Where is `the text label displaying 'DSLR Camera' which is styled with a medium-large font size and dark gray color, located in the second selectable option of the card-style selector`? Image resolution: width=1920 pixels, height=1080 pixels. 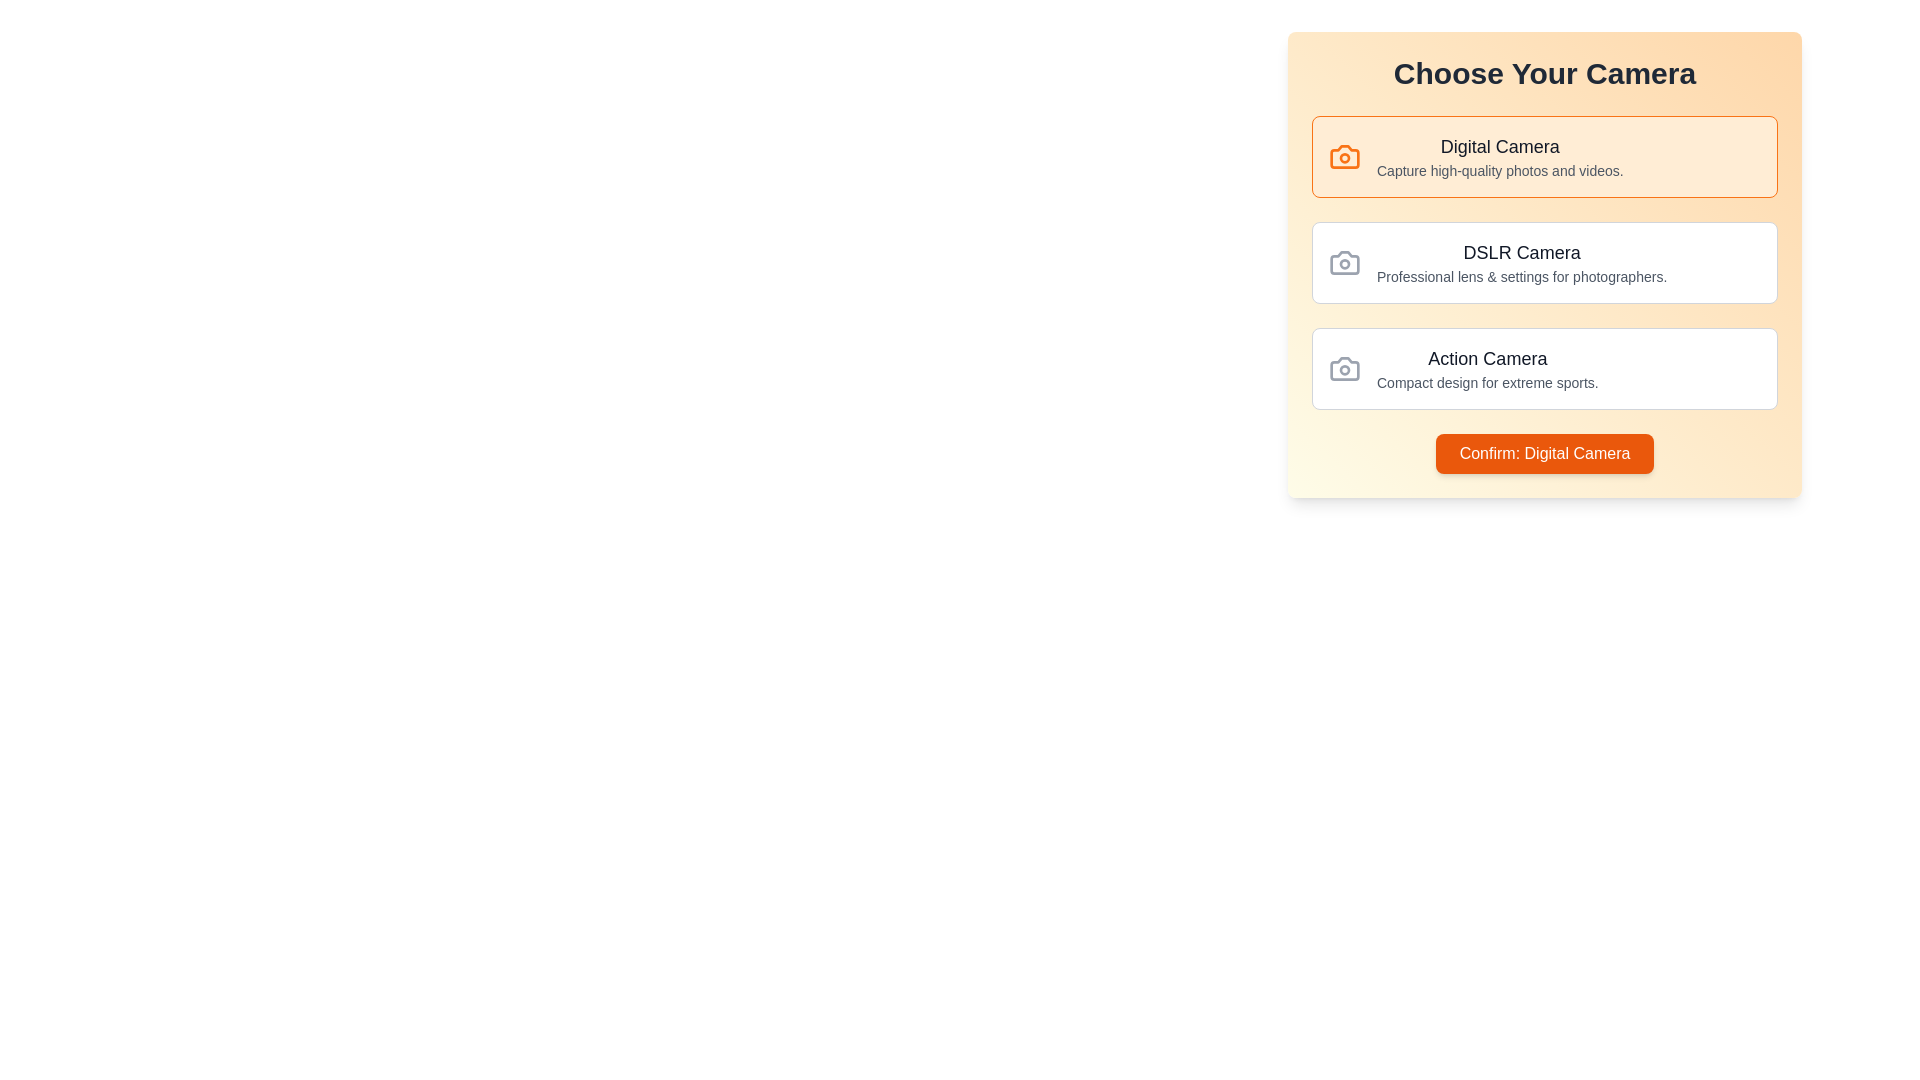
the text label displaying 'DSLR Camera' which is styled with a medium-large font size and dark gray color, located in the second selectable option of the card-style selector is located at coordinates (1521, 252).